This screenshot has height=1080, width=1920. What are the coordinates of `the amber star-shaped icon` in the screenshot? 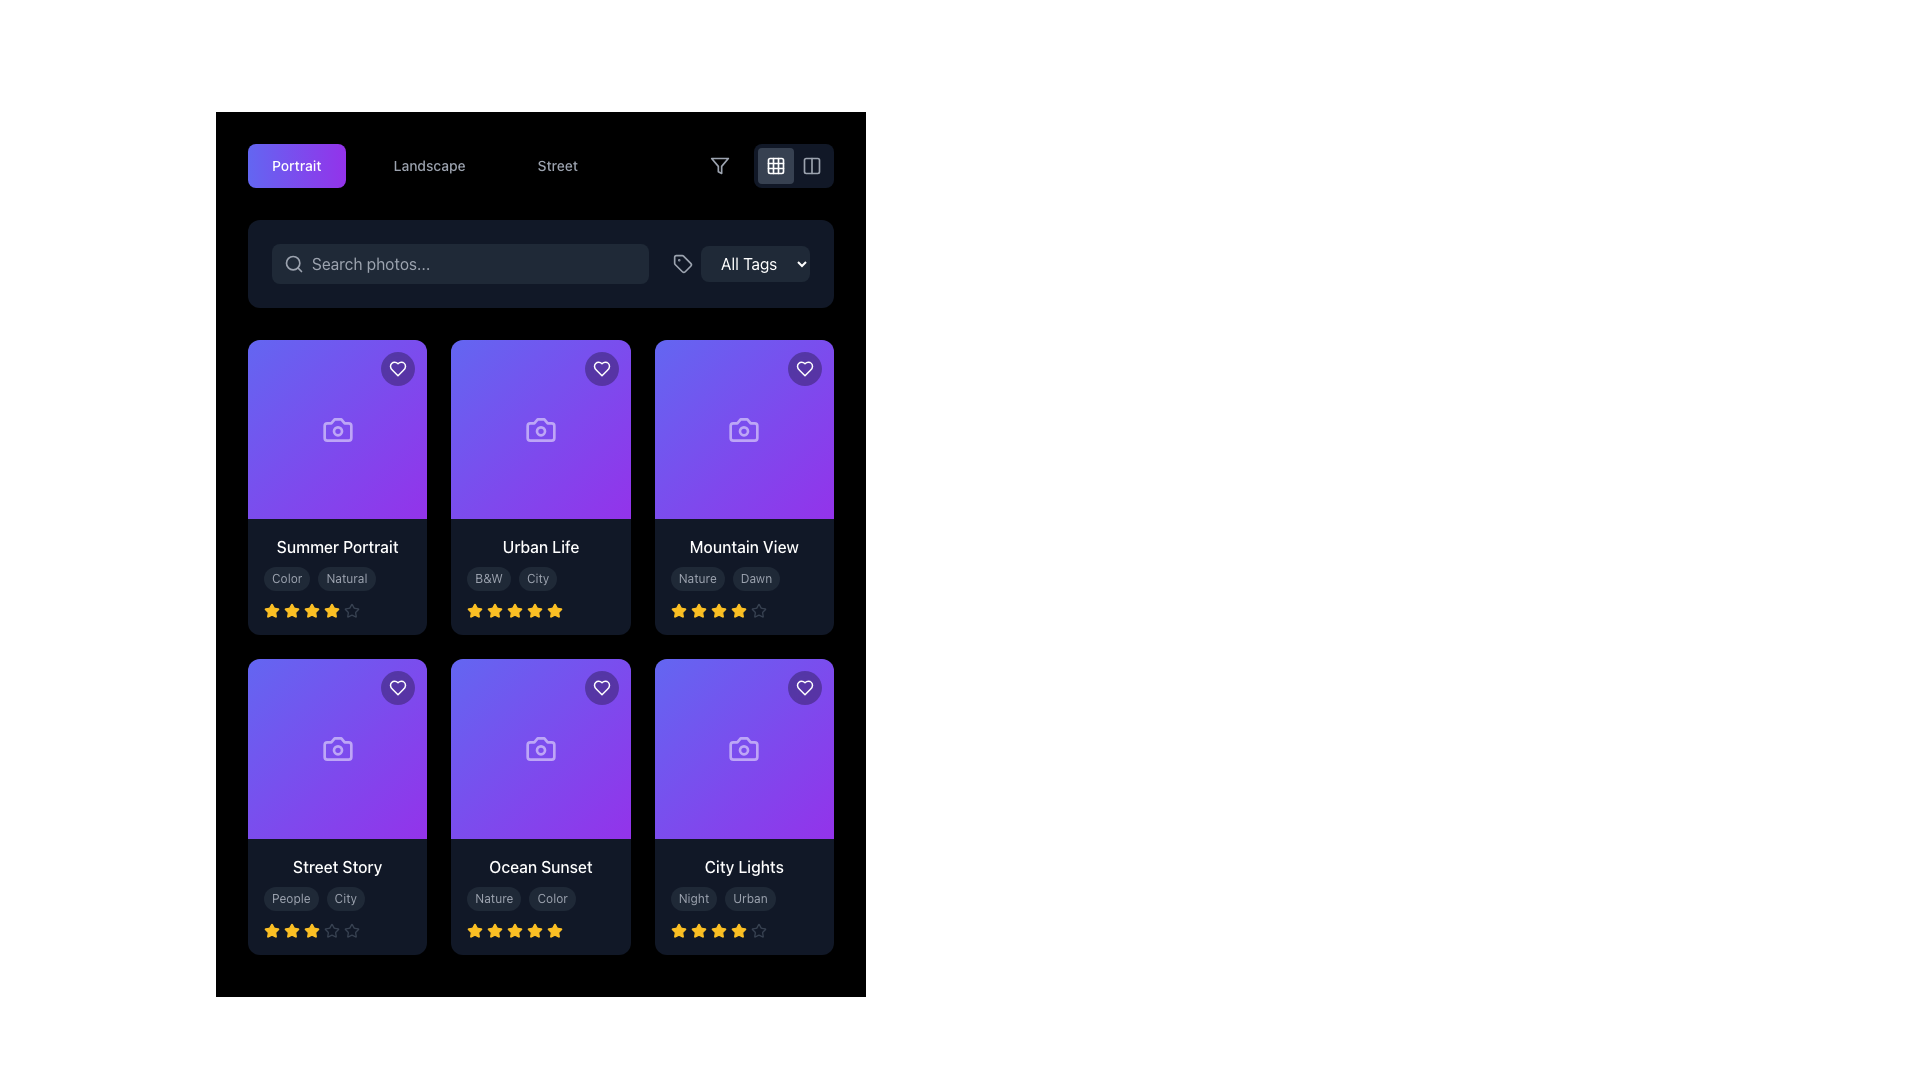 It's located at (291, 609).